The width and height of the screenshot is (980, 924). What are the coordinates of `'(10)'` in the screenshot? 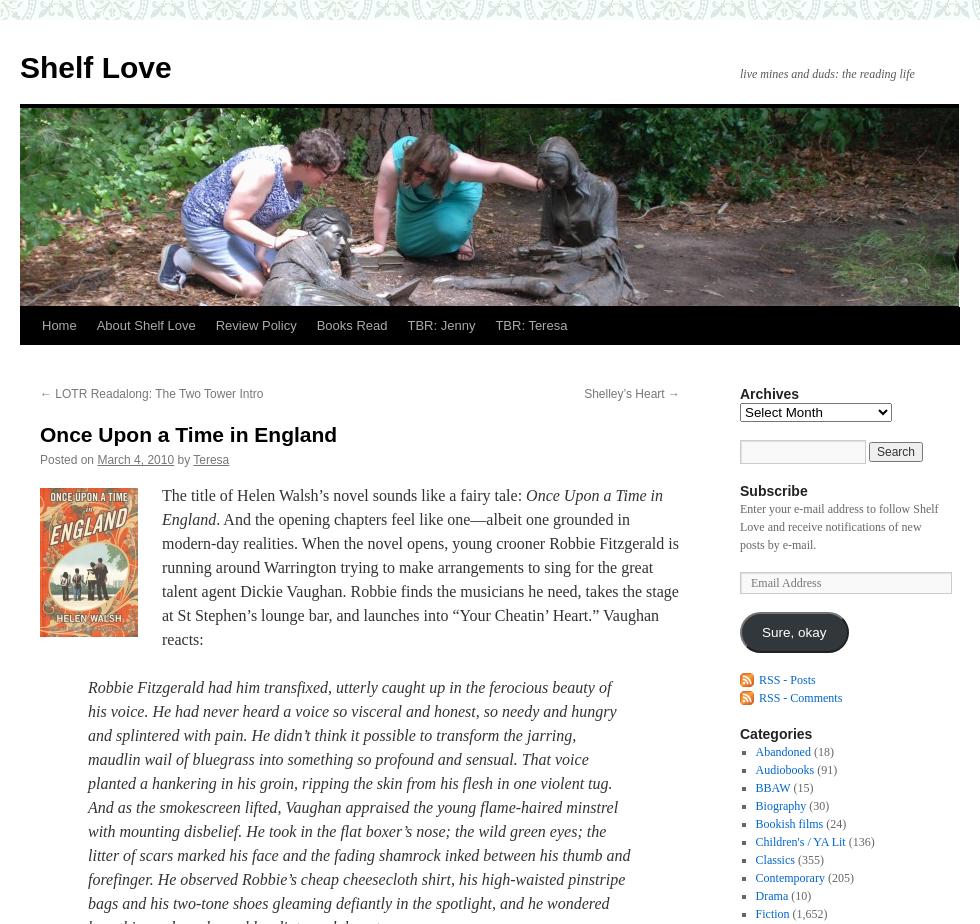 It's located at (799, 896).